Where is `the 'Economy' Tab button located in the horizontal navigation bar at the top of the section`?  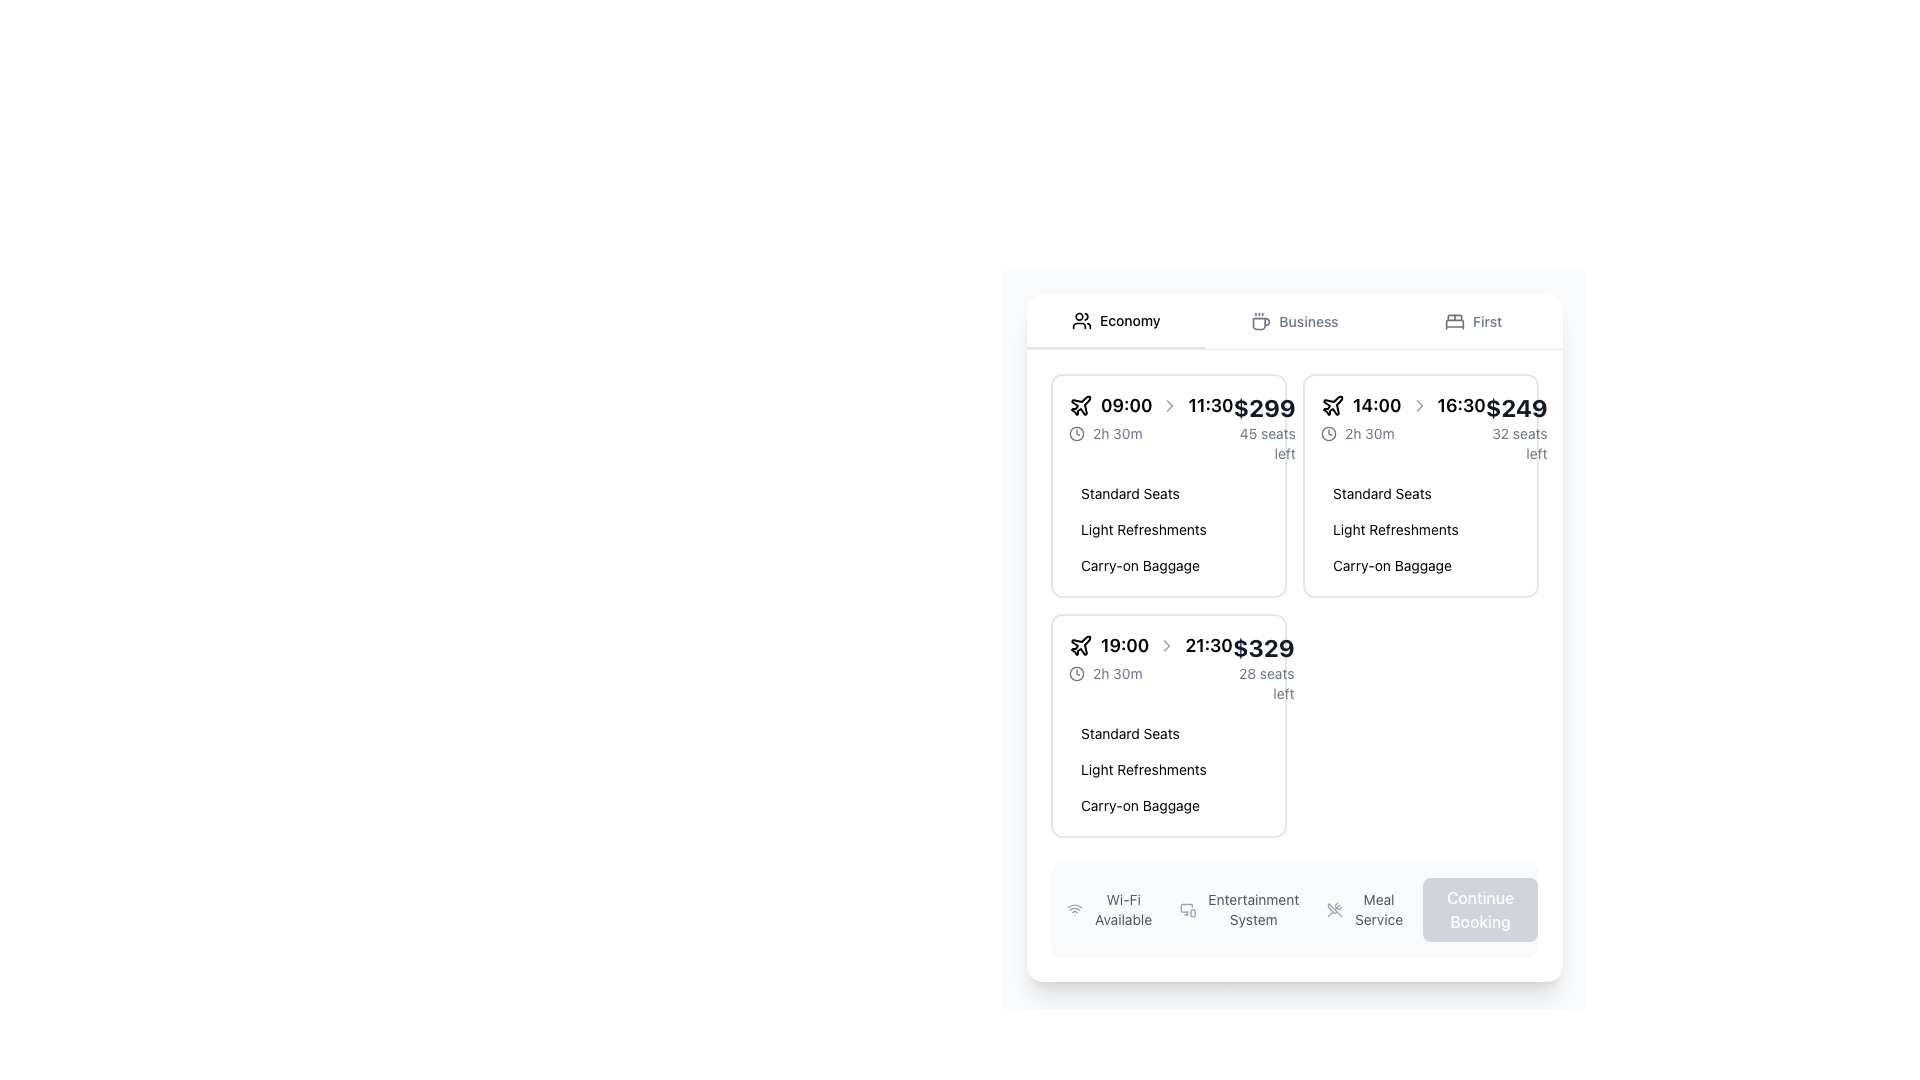
the 'Economy' Tab button located in the horizontal navigation bar at the top of the section is located at coordinates (1115, 320).